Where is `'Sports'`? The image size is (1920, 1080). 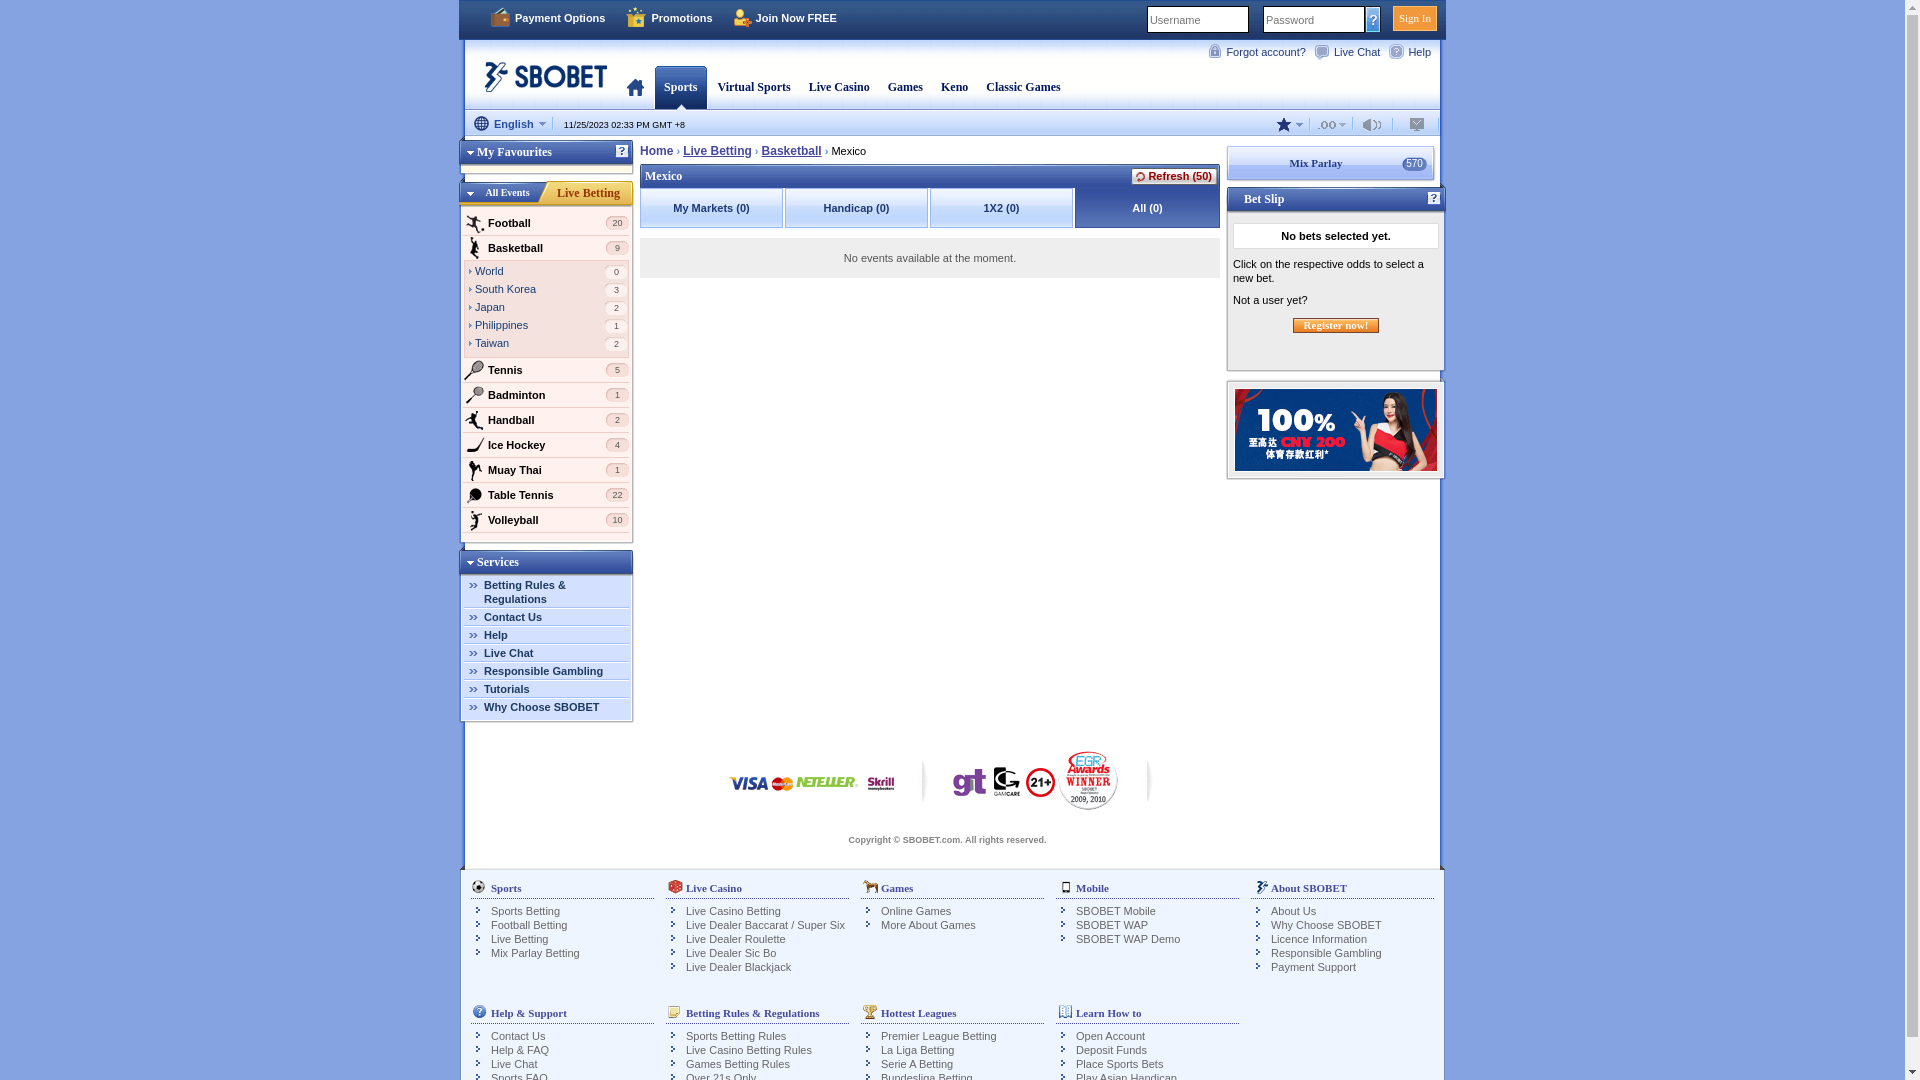
'Sports' is located at coordinates (663, 86).